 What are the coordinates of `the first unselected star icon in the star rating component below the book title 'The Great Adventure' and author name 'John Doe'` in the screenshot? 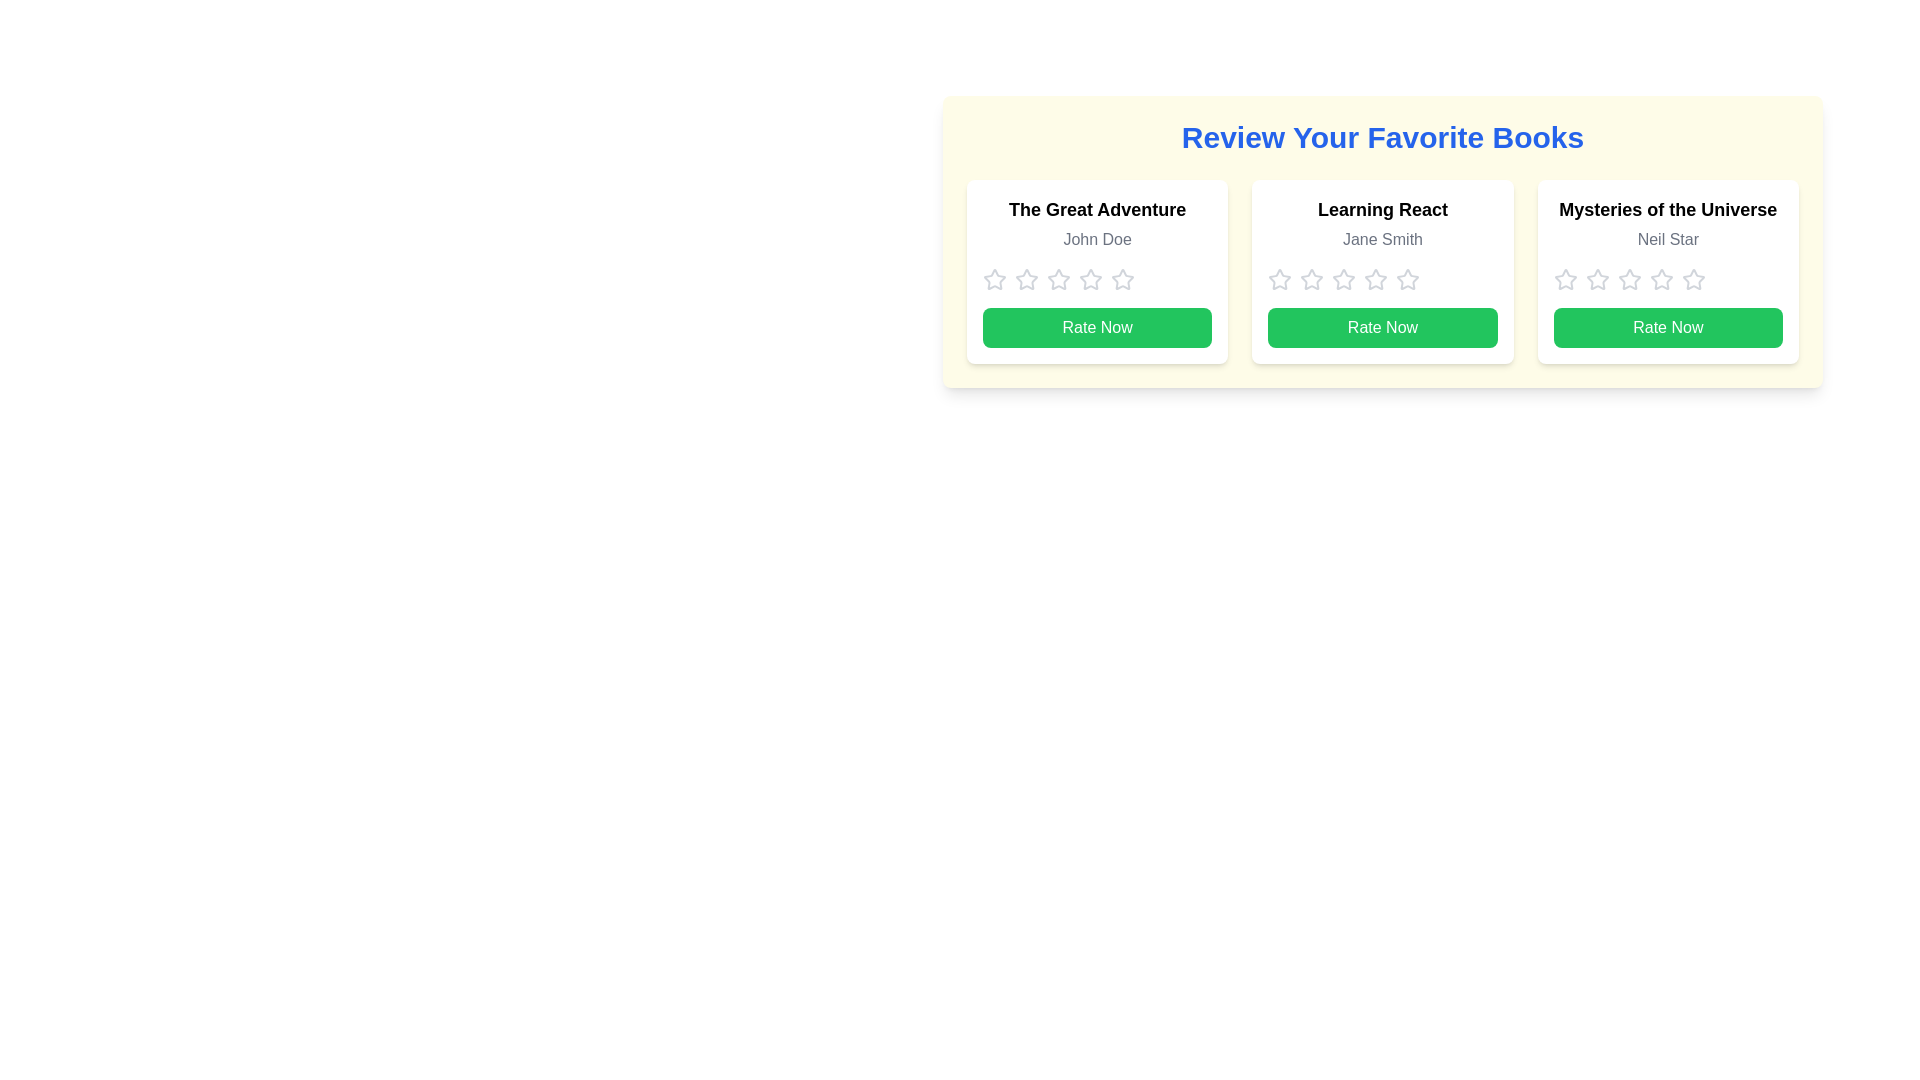 It's located at (994, 280).